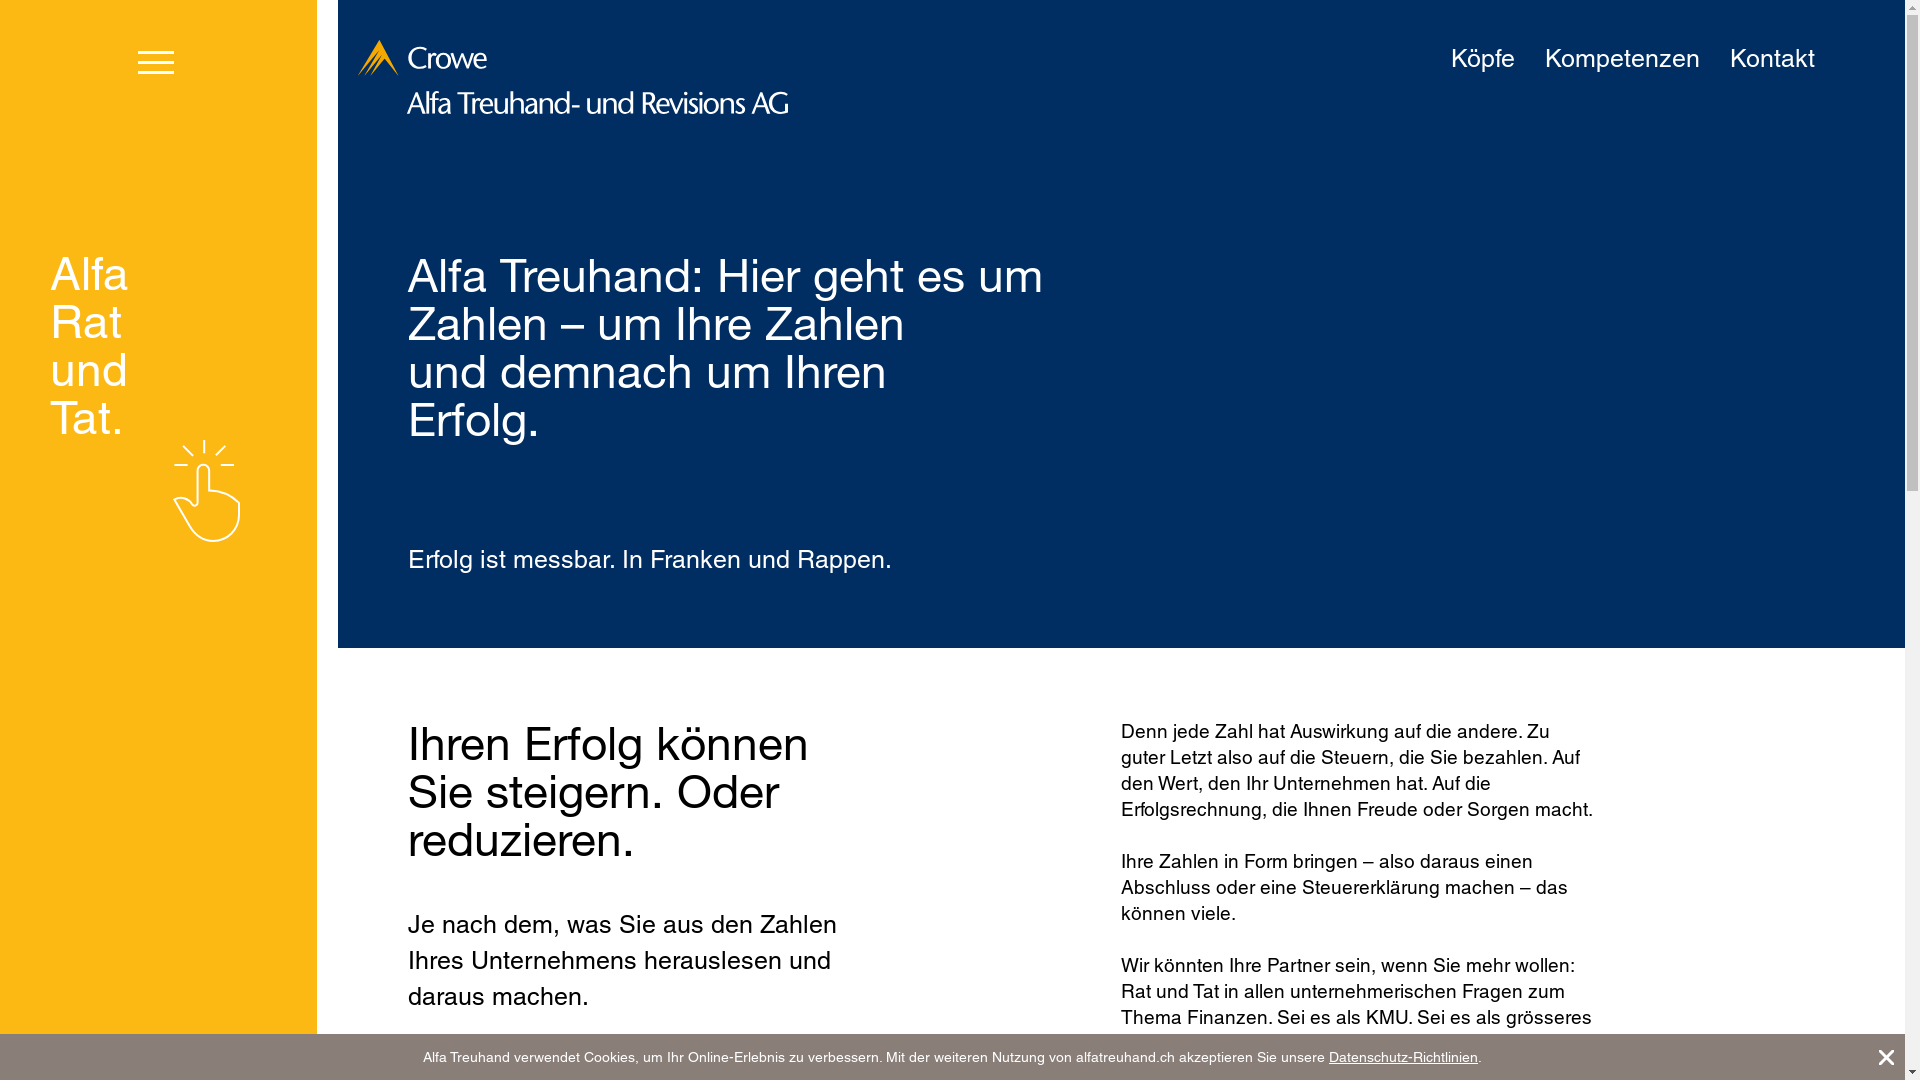 The width and height of the screenshot is (1920, 1080). Describe the element at coordinates (154, 57) in the screenshot. I see `'toggle menu'` at that location.